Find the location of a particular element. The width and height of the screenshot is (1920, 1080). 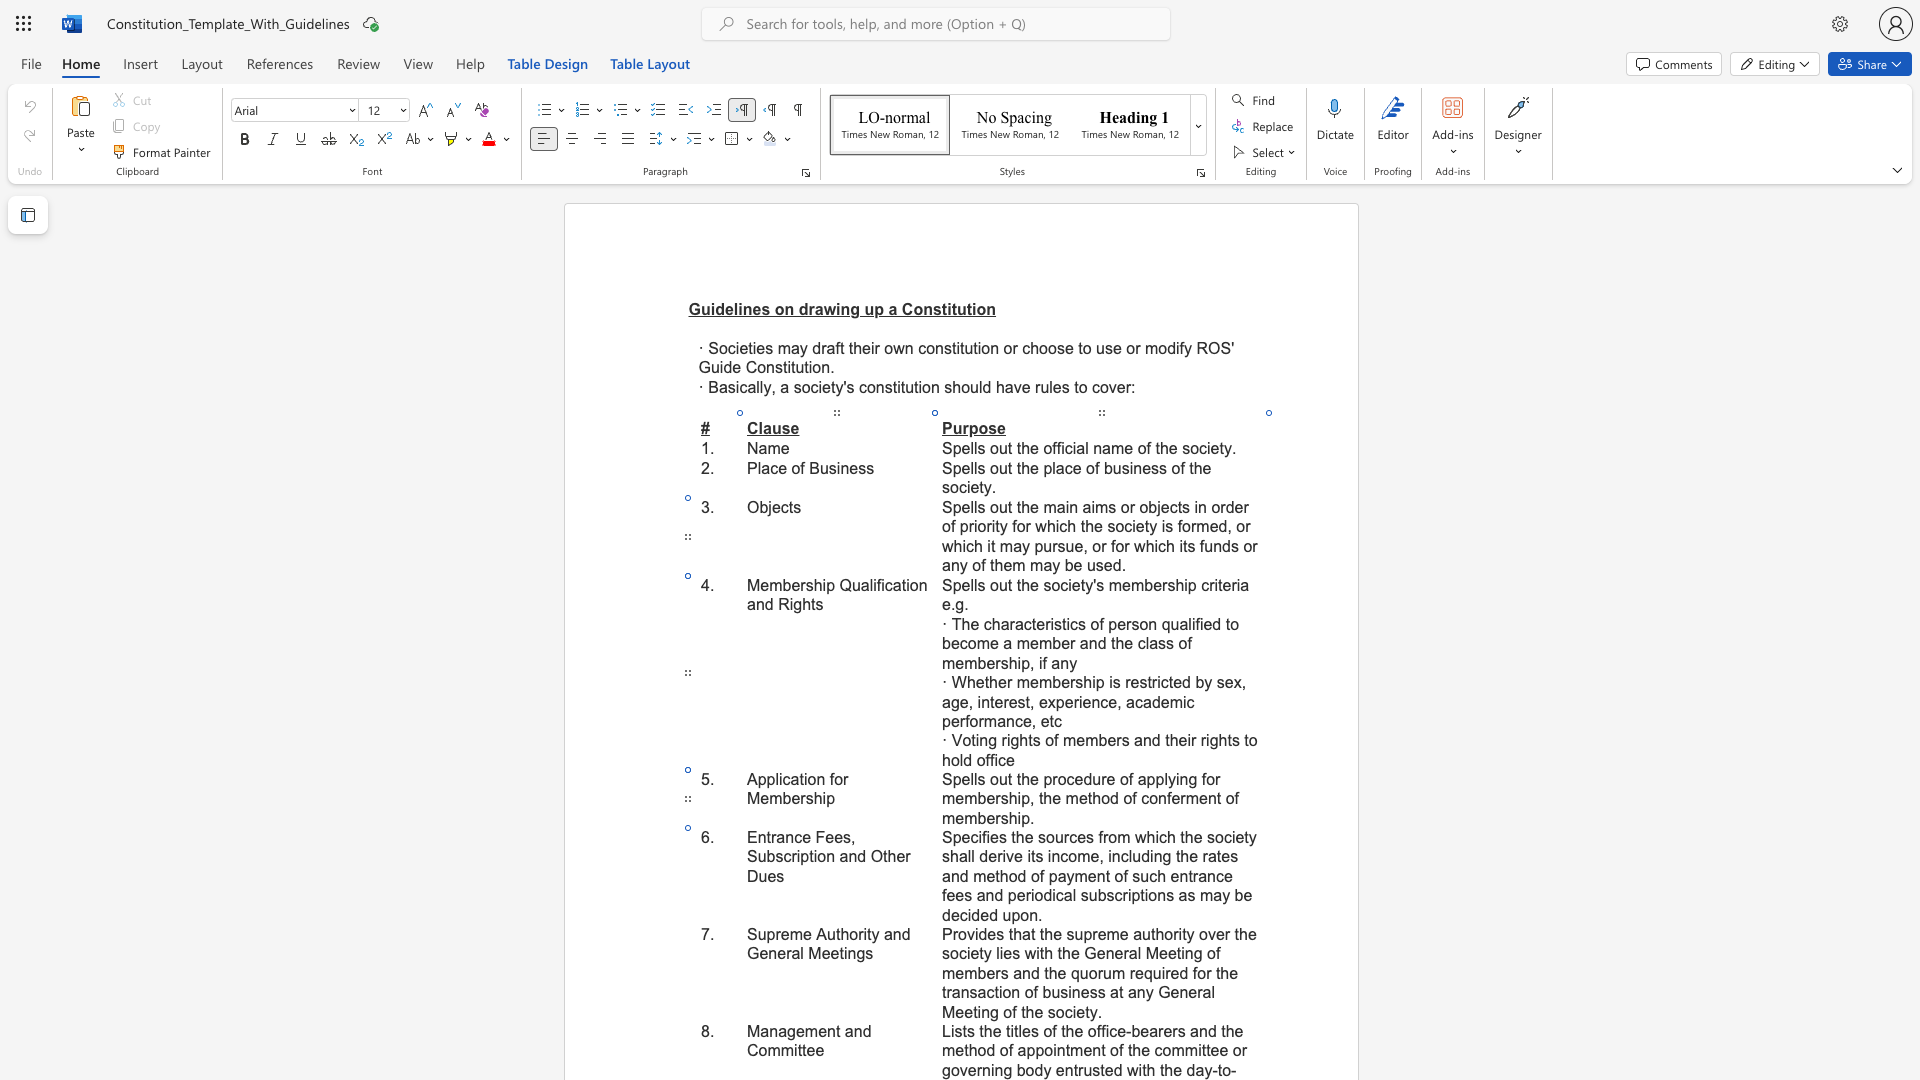

the 1th character "M" in the text is located at coordinates (815, 952).